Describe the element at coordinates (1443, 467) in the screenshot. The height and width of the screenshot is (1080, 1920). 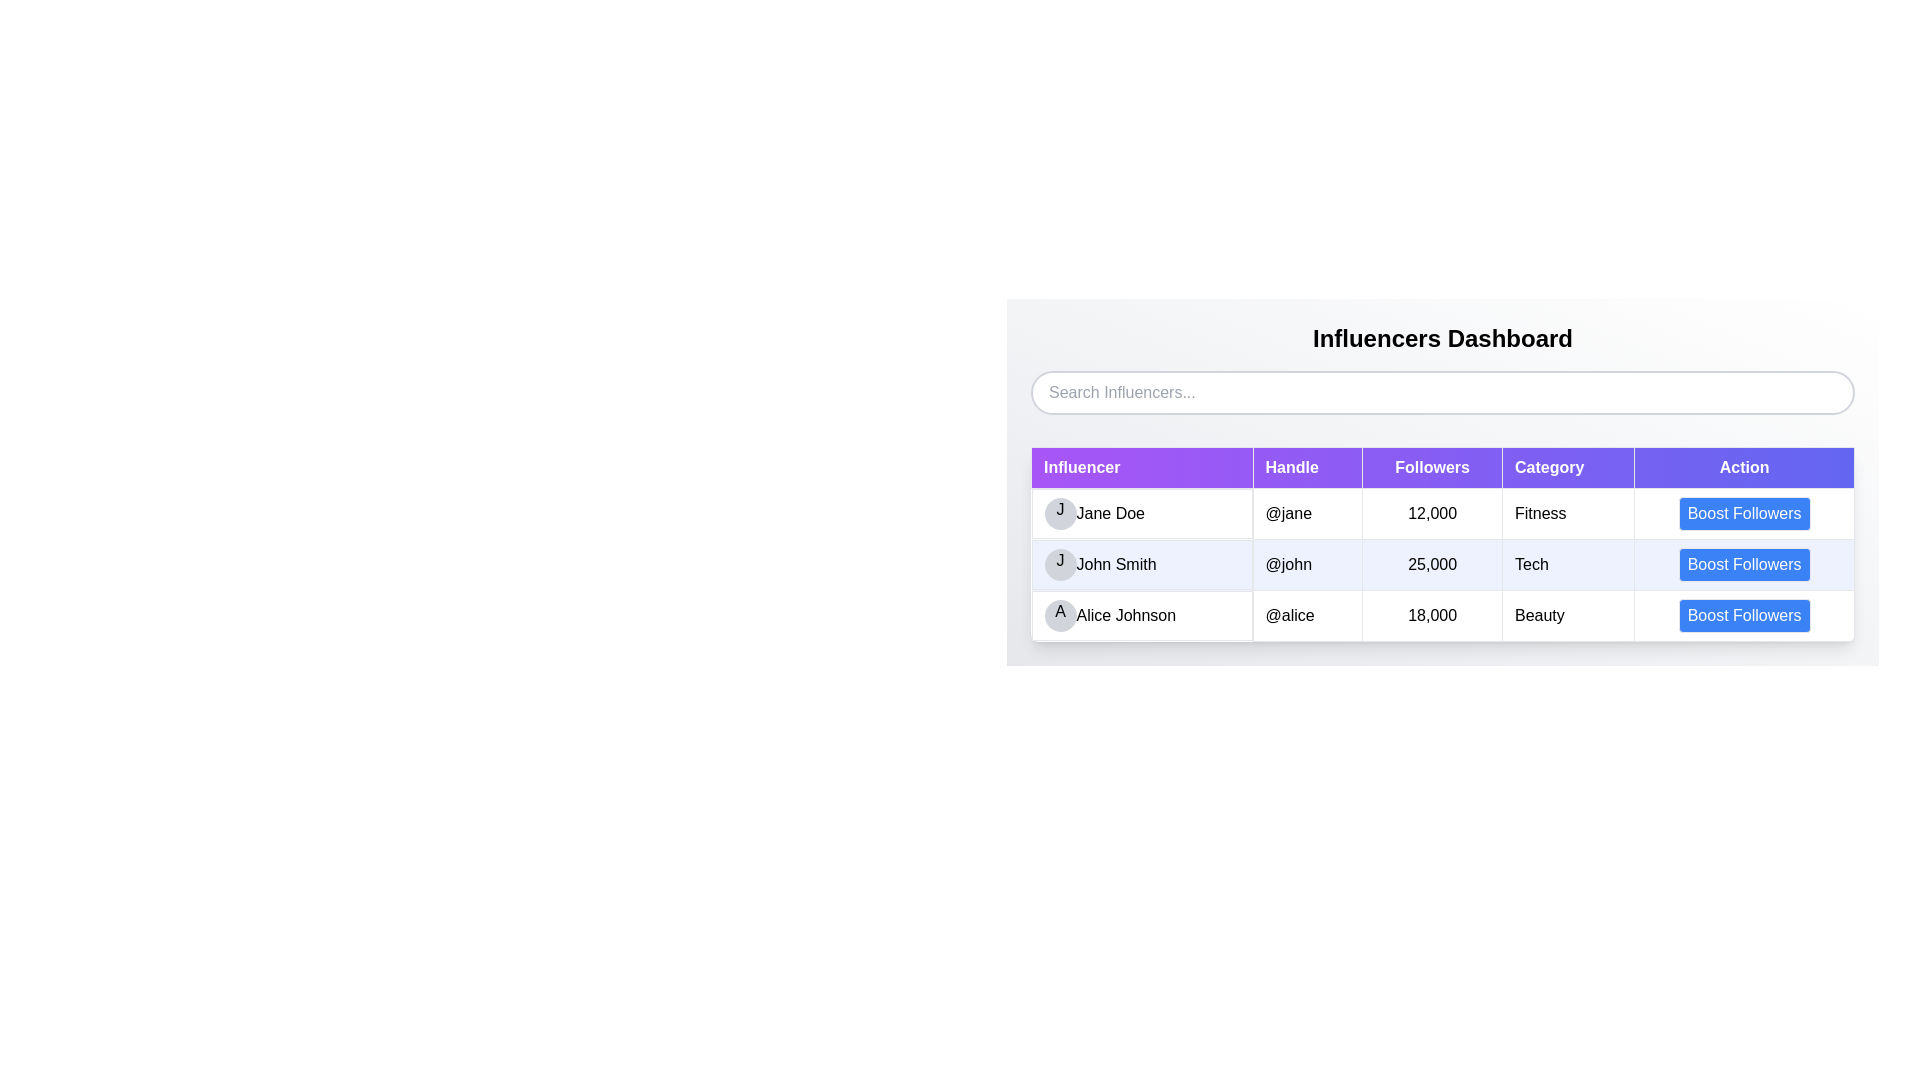
I see `column labels from the Table Header Row located at the top of the table, which includes 'Influencer', 'Handle', 'Followers', 'Category', and 'Action'` at that location.